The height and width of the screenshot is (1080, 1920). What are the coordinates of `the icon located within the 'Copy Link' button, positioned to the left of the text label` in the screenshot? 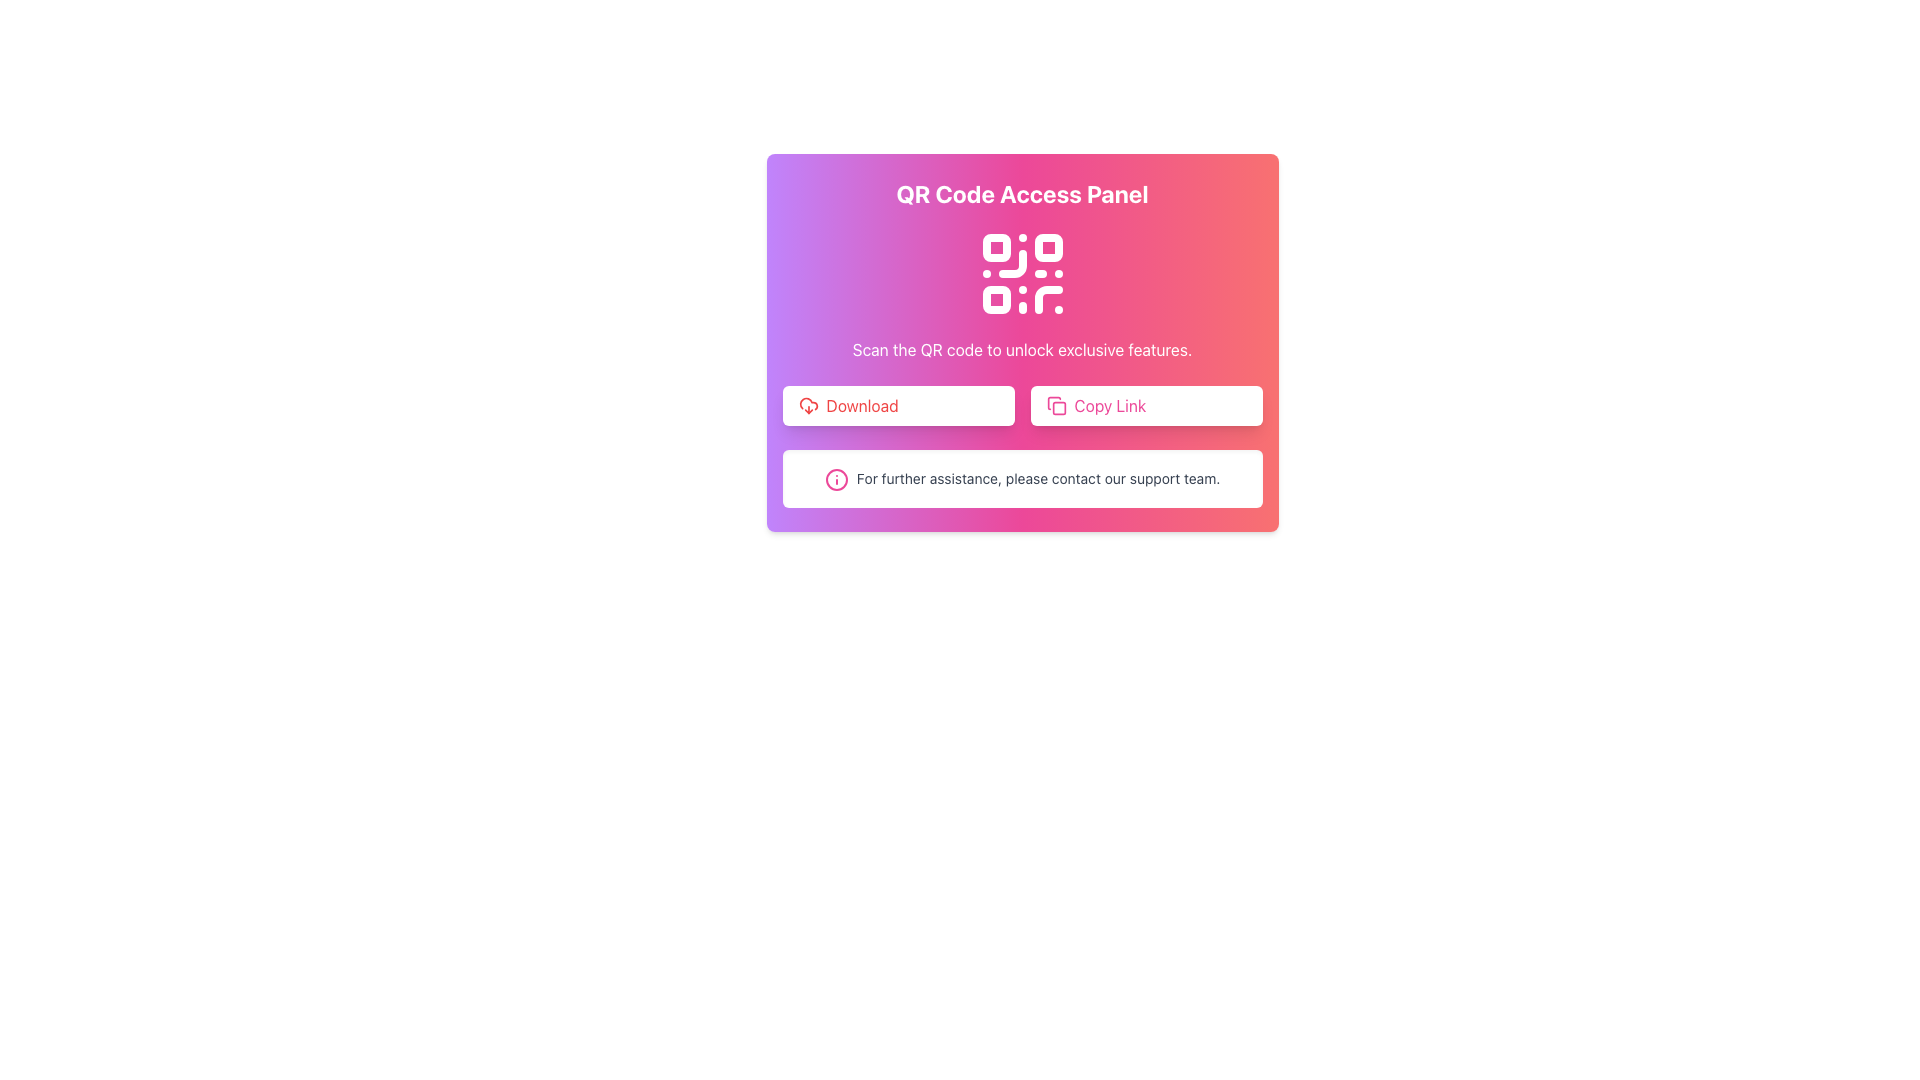 It's located at (1055, 405).